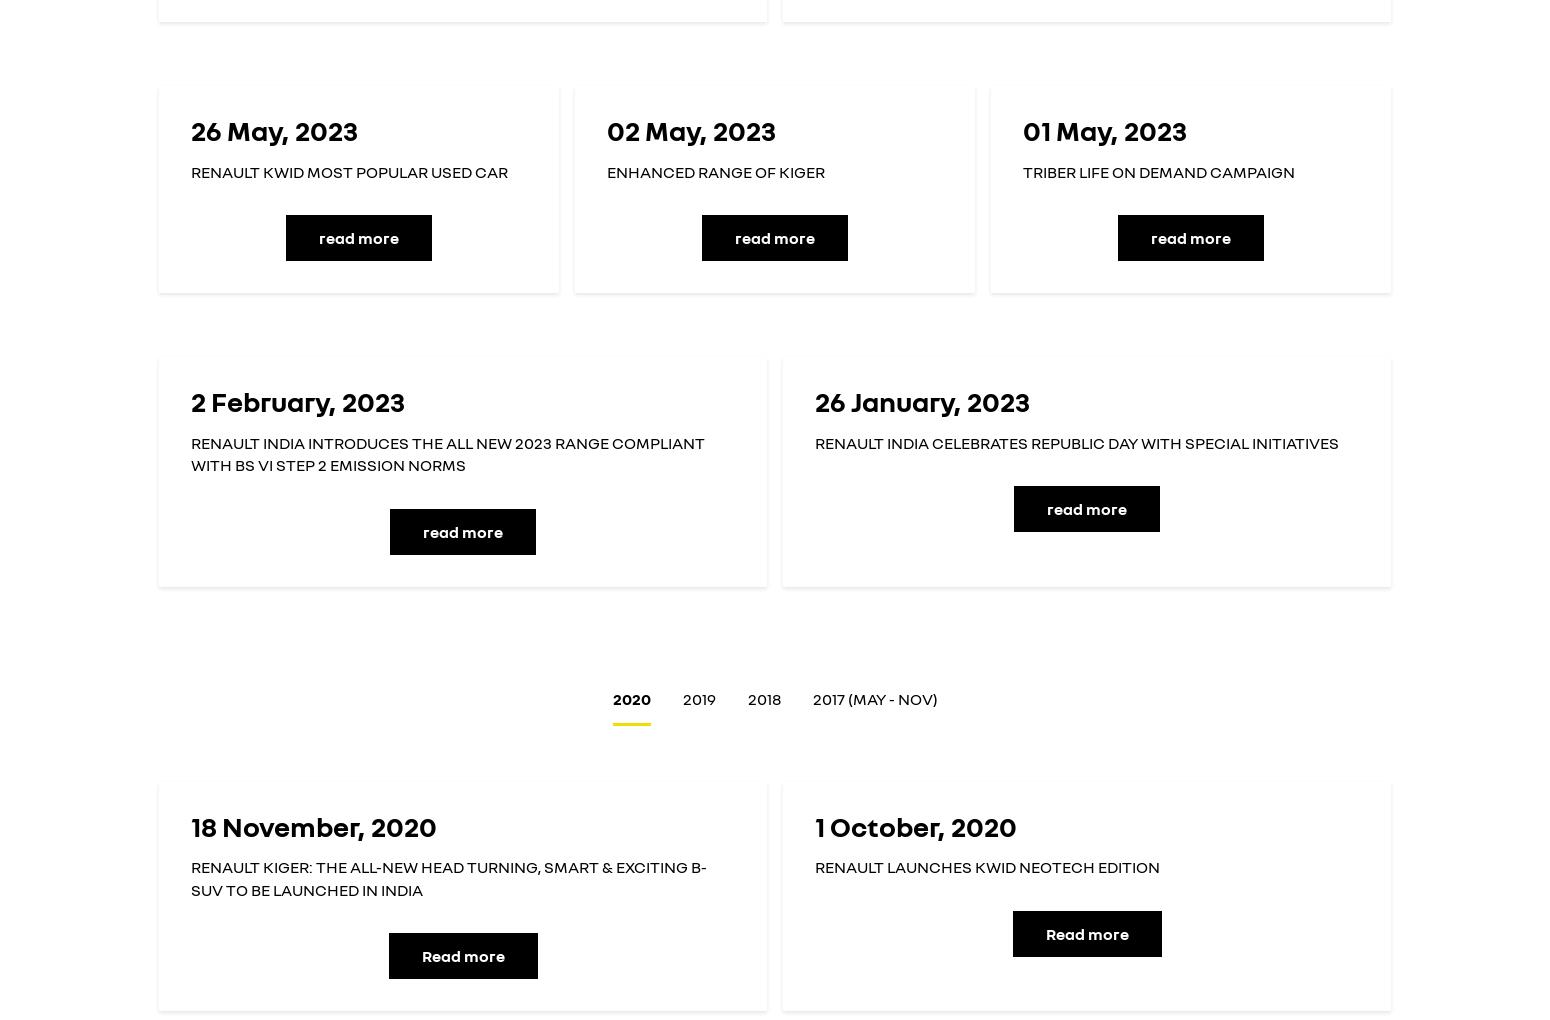 The image size is (1550, 1020). I want to click on 'RENAULT KWID MOST POPULAR USED CAR', so click(348, 170).